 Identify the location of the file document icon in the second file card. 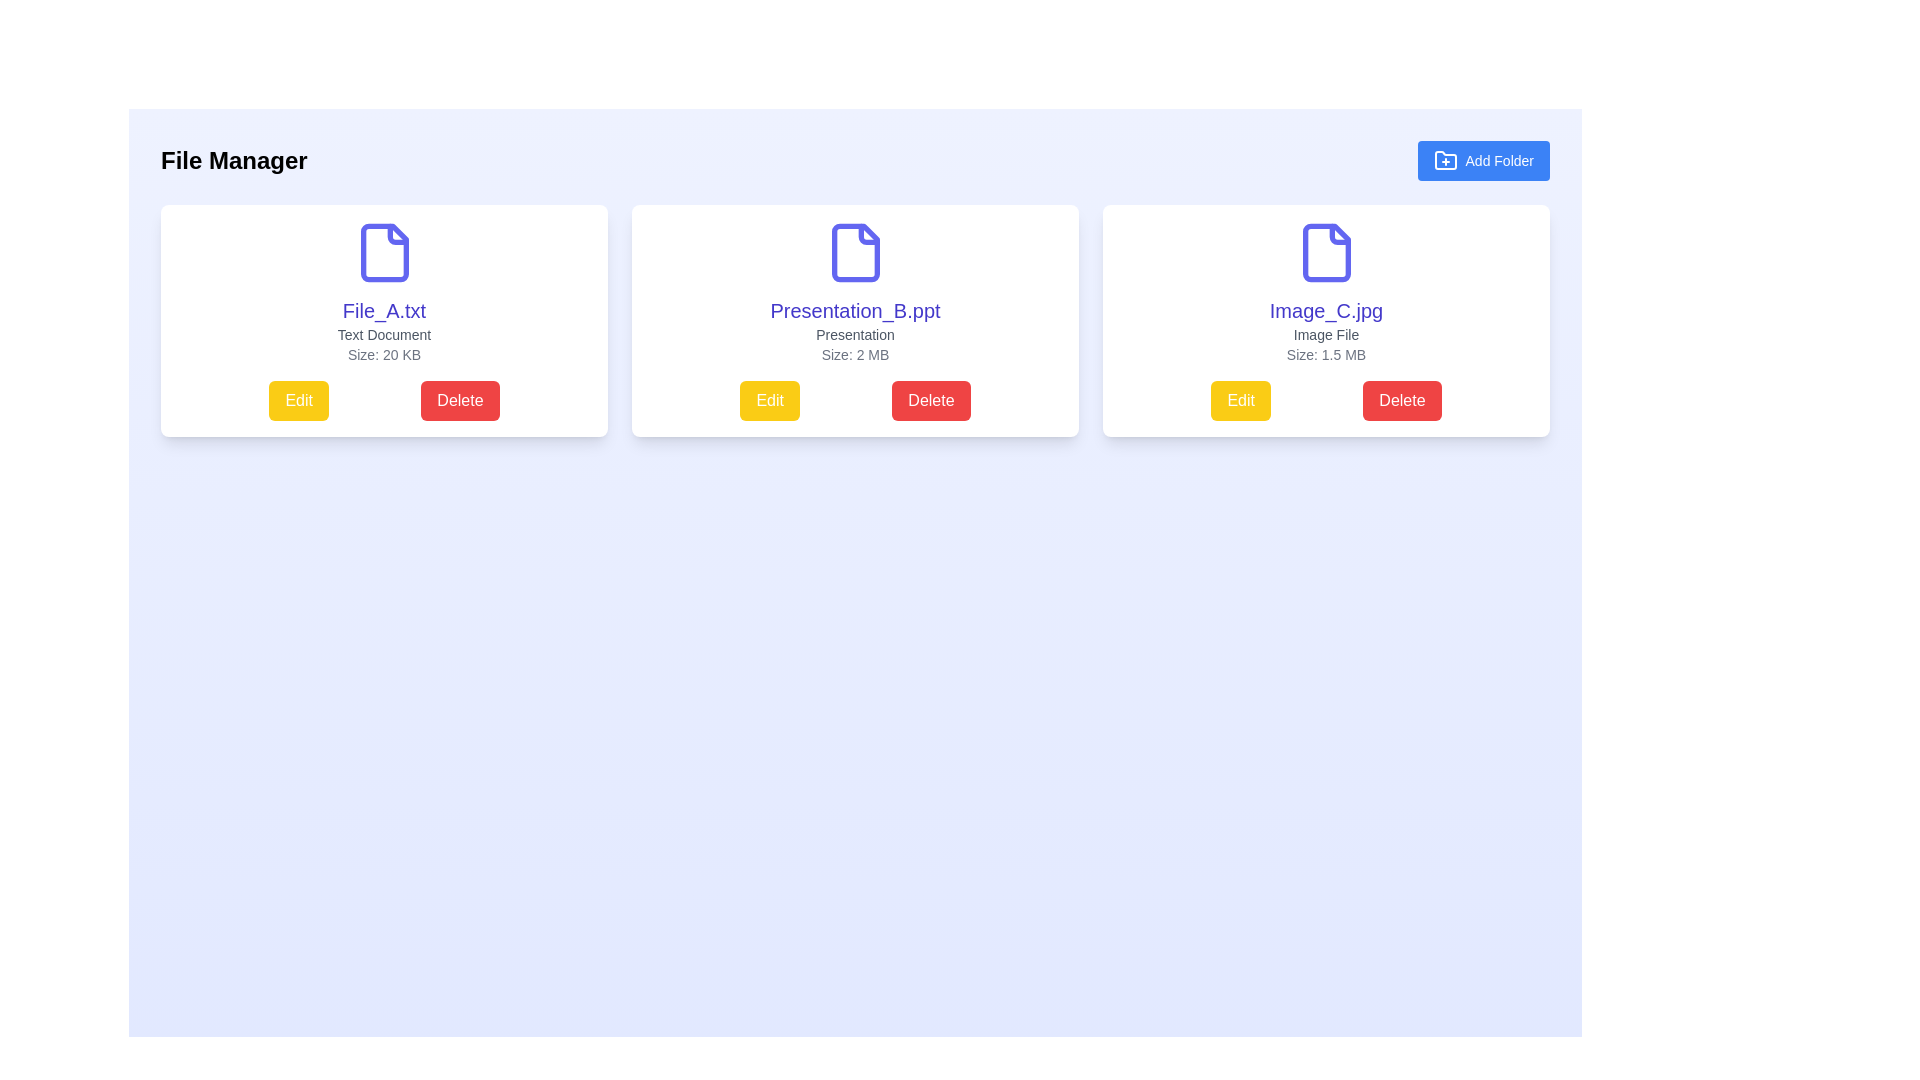
(855, 252).